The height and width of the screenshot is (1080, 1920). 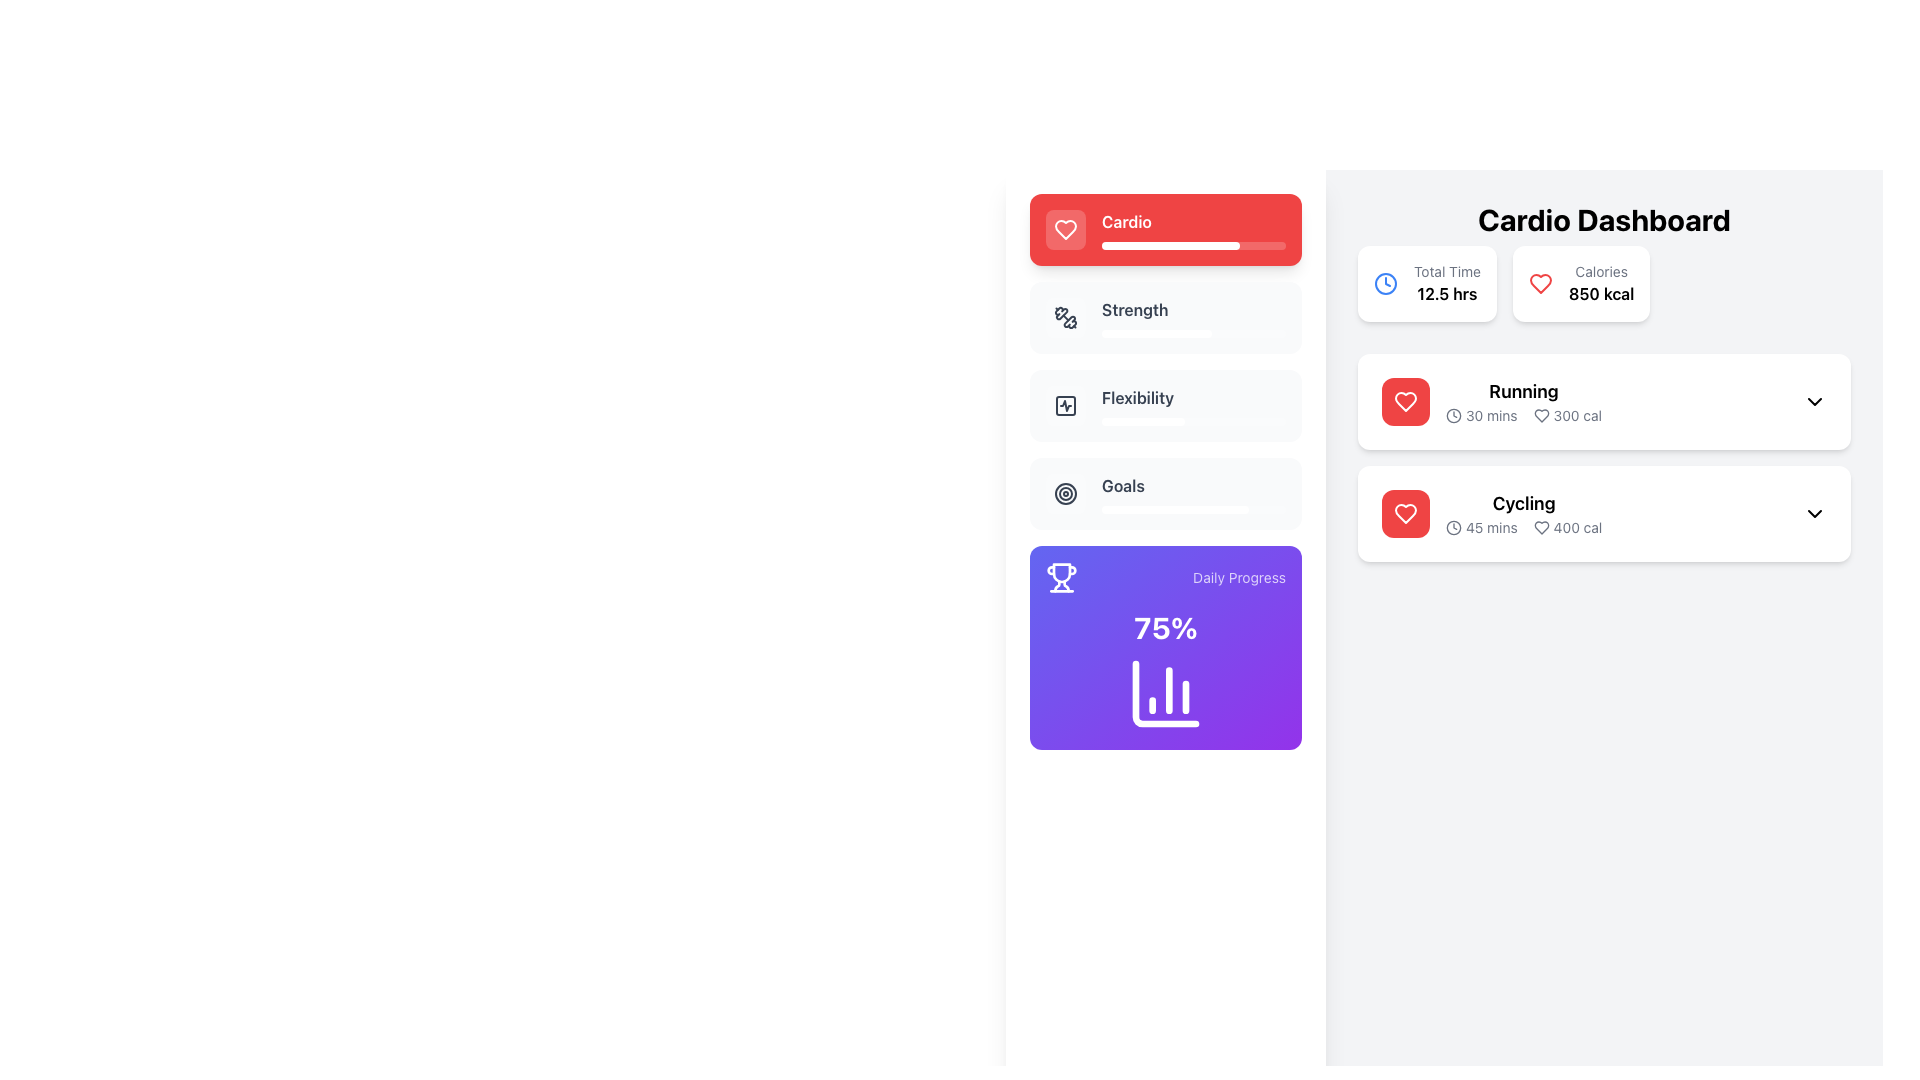 What do you see at coordinates (1481, 415) in the screenshot?
I see `the duration information displayed as '30 mins' with a clock icon in the second card of the 'Cardio Dashboard' section` at bounding box center [1481, 415].